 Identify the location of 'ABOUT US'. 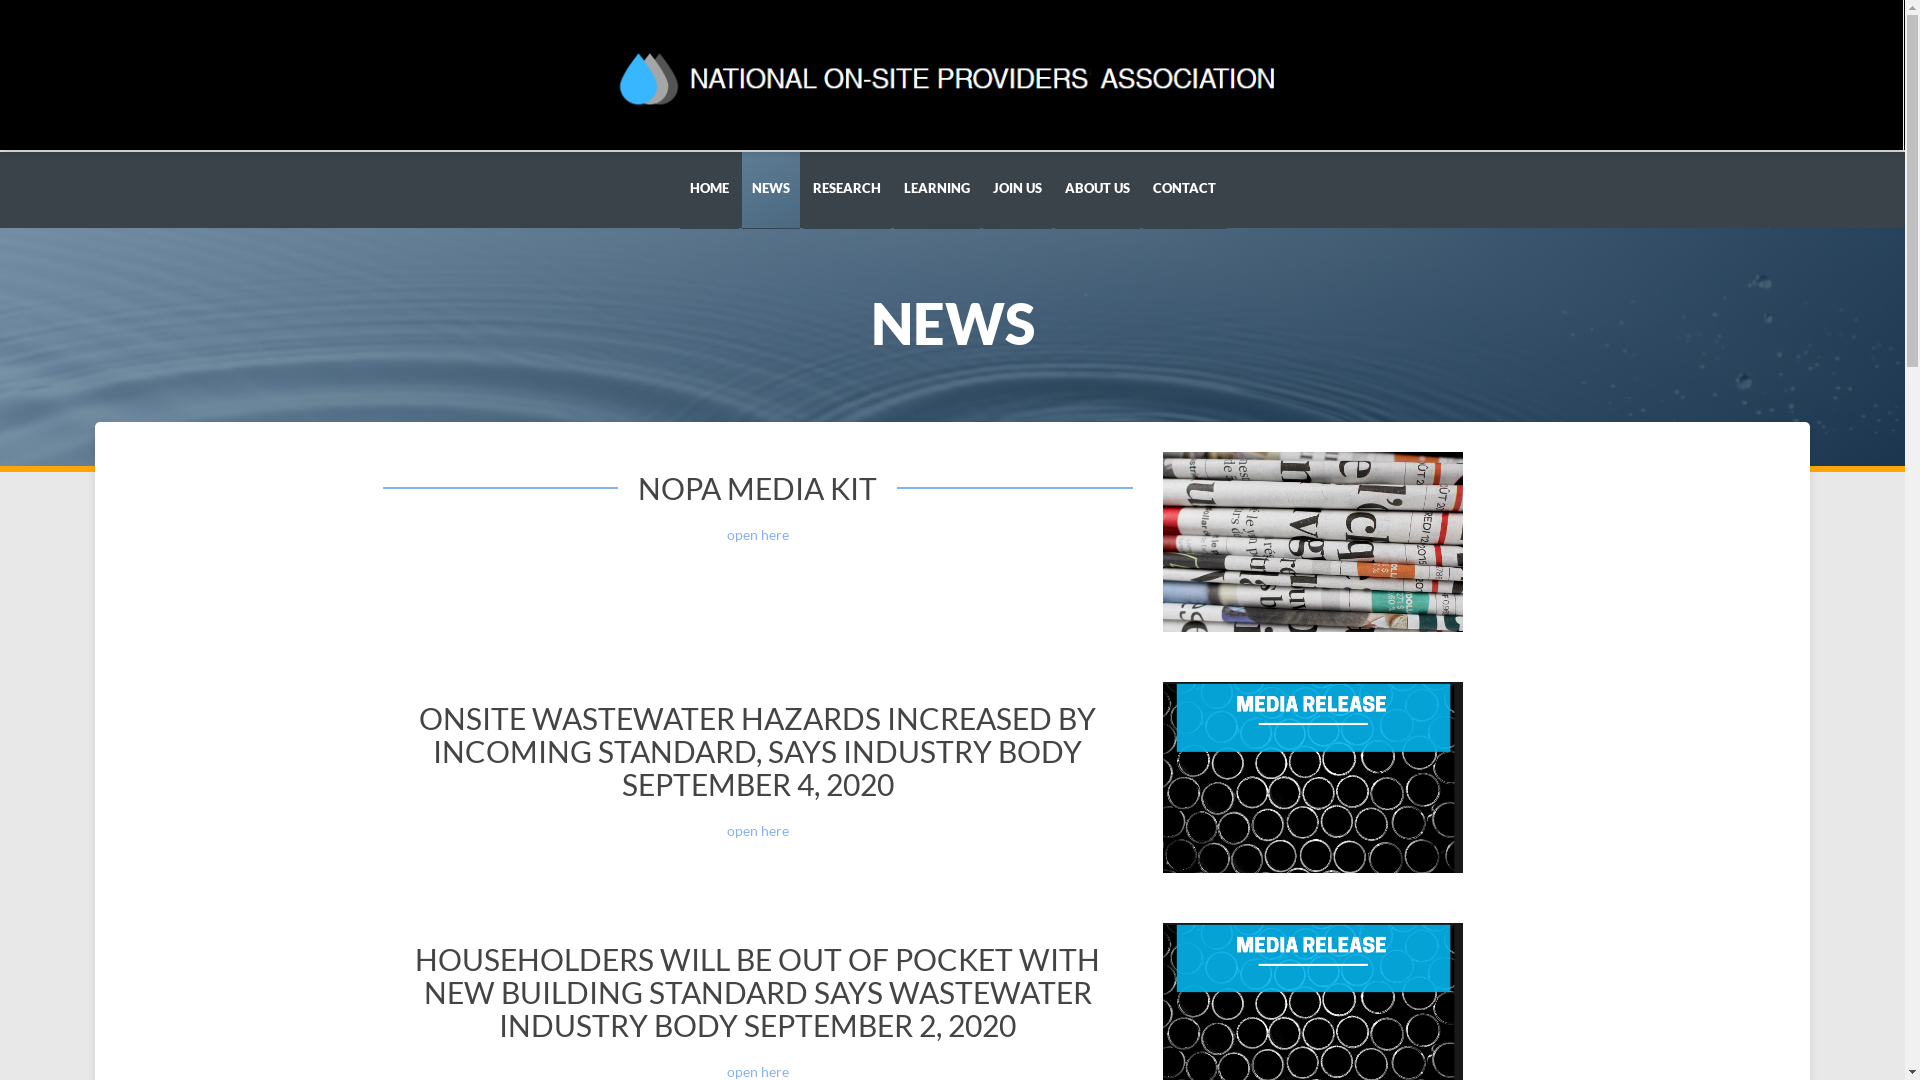
(1053, 190).